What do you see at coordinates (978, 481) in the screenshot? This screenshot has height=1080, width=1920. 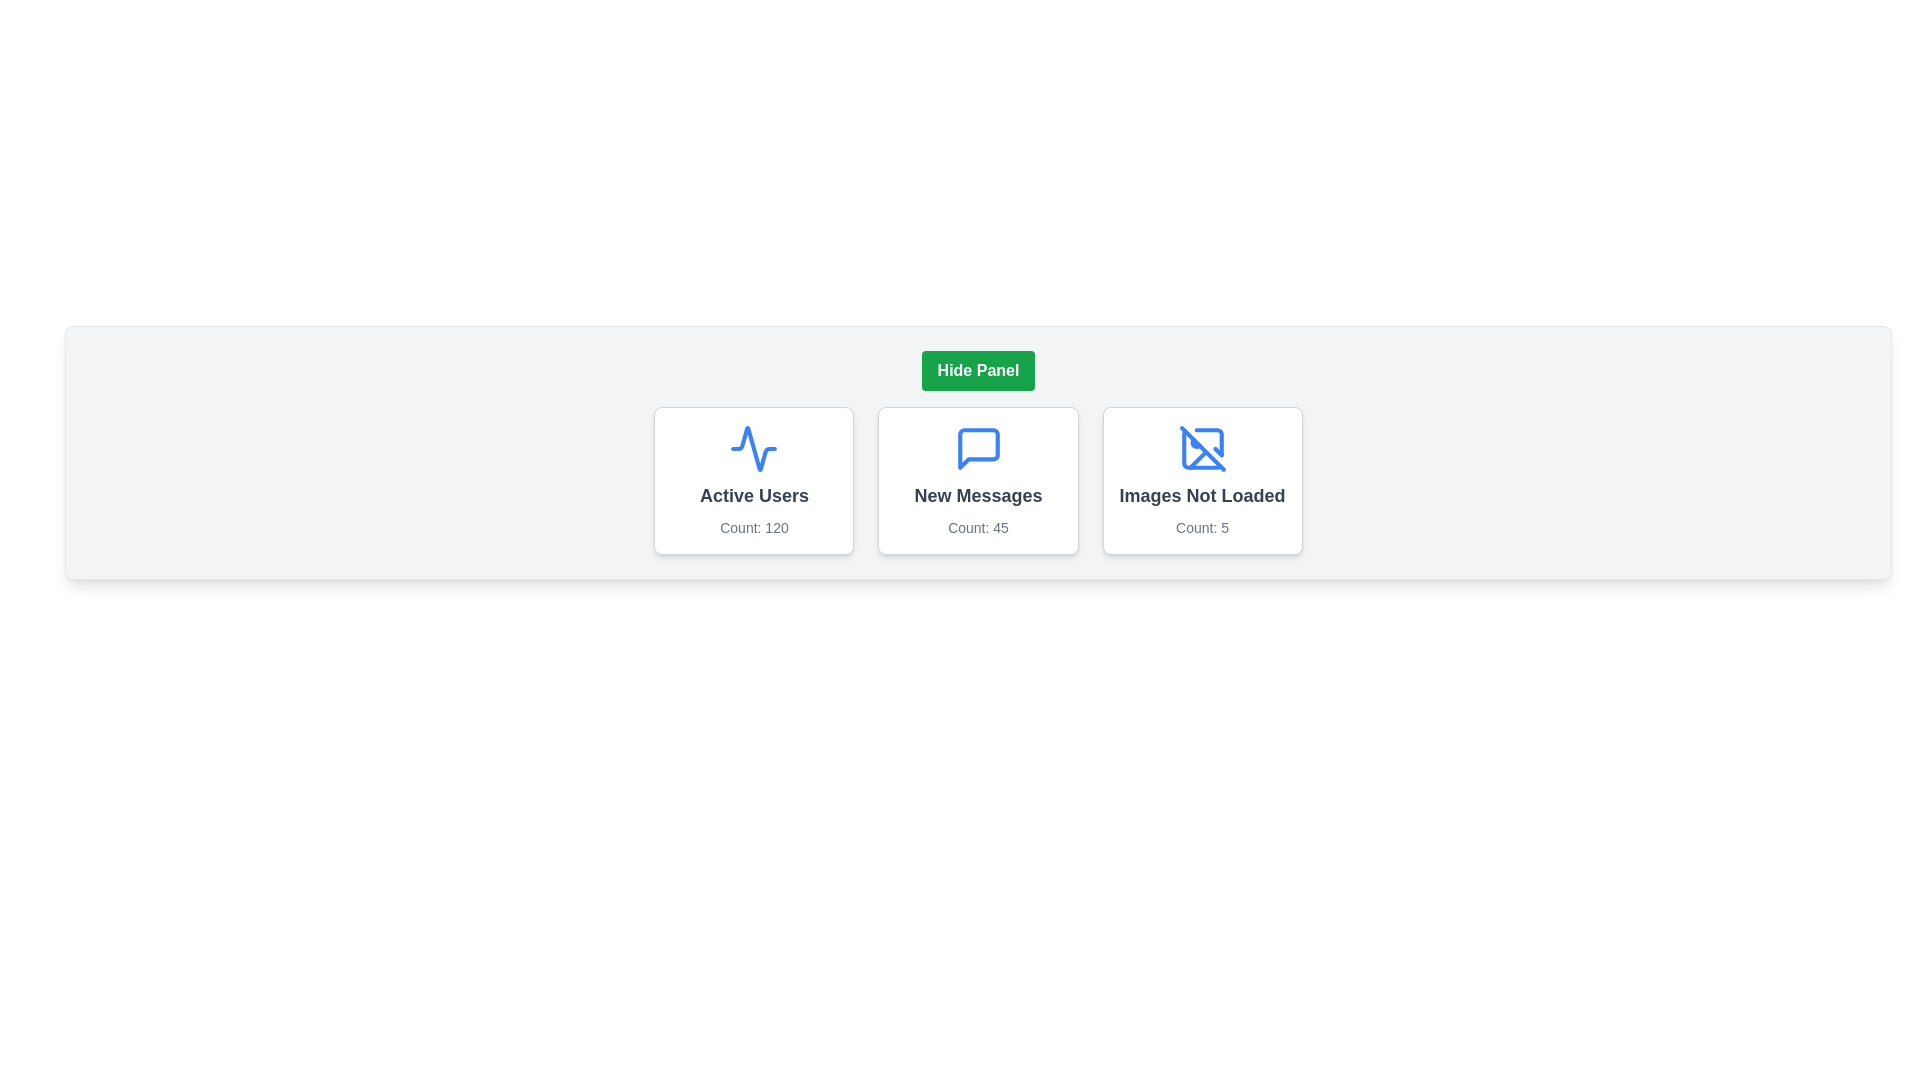 I see `the Information card that displays the count of new messages, located in the center column between the 'Active Users' and 'Images Not Loaded' cards` at bounding box center [978, 481].